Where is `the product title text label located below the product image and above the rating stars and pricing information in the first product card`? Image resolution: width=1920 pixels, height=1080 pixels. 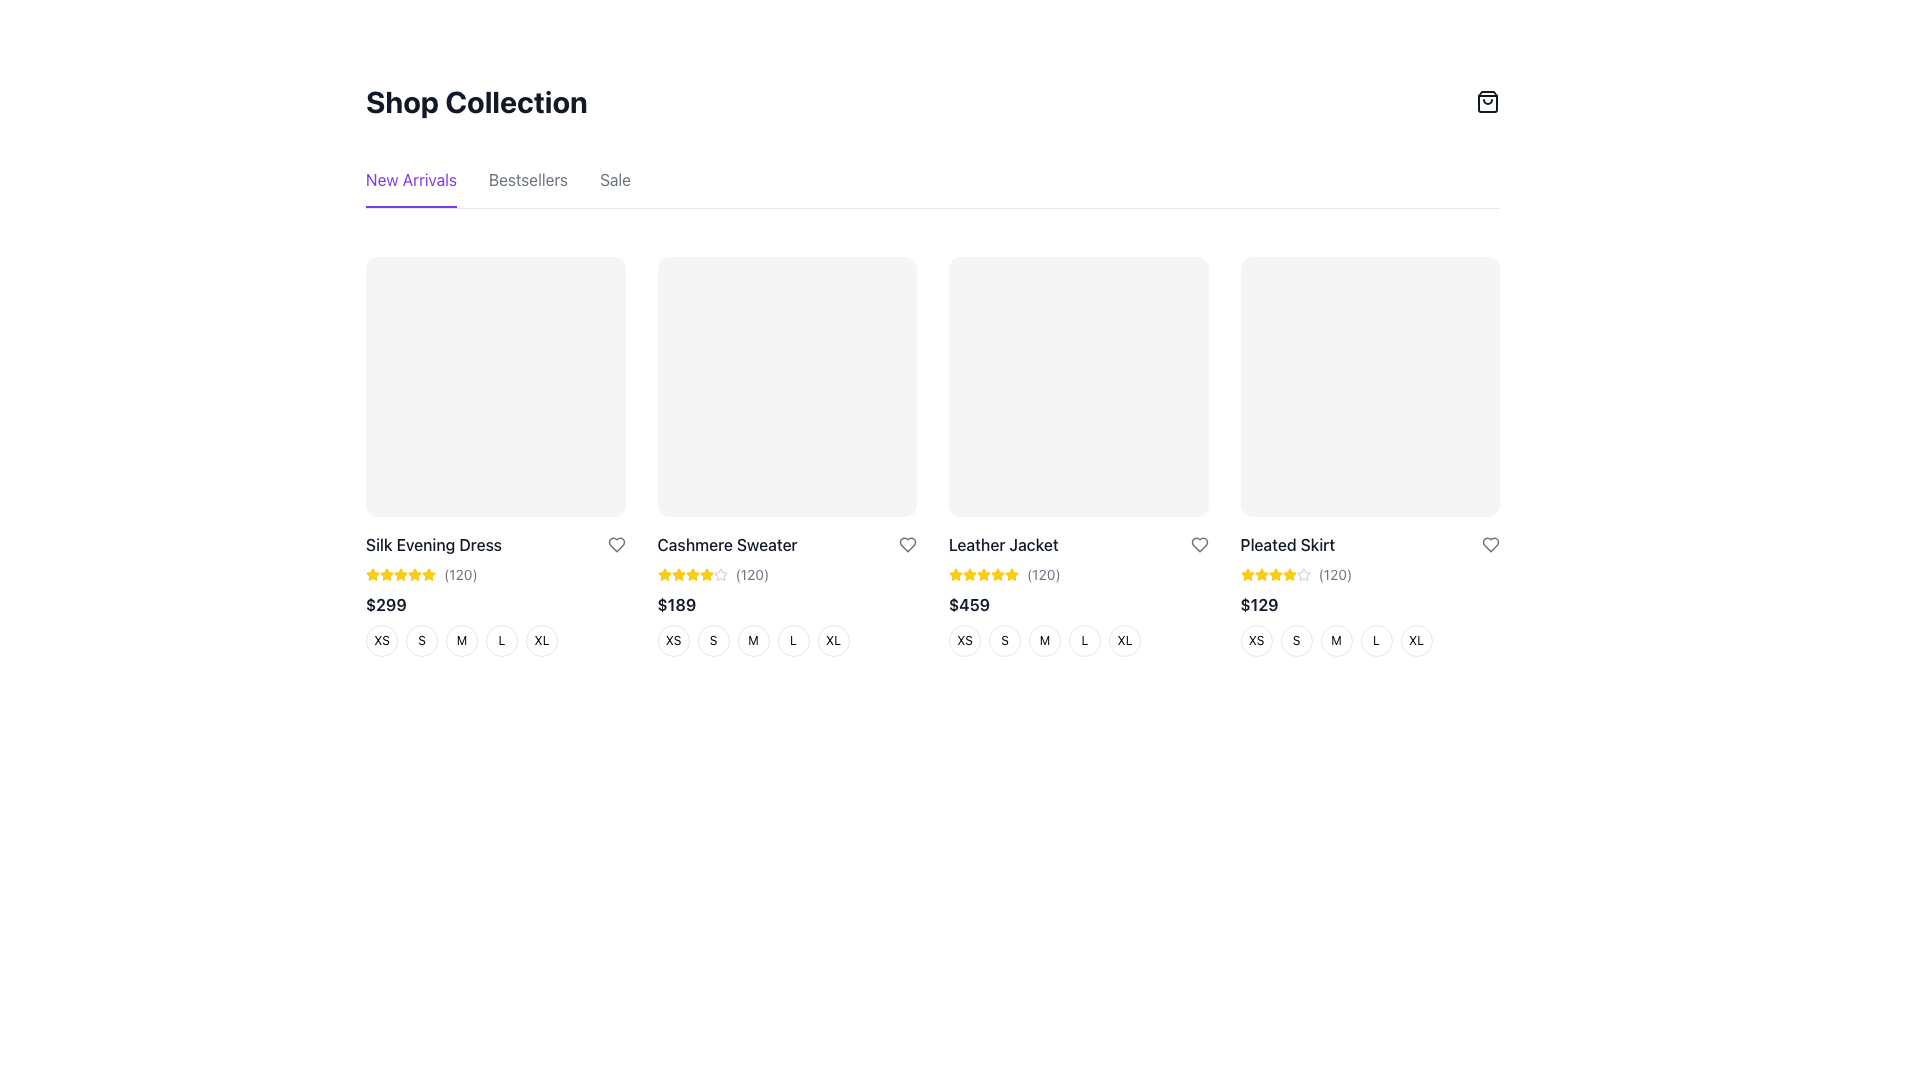
the product title text label located below the product image and above the rating stars and pricing information in the first product card is located at coordinates (495, 544).